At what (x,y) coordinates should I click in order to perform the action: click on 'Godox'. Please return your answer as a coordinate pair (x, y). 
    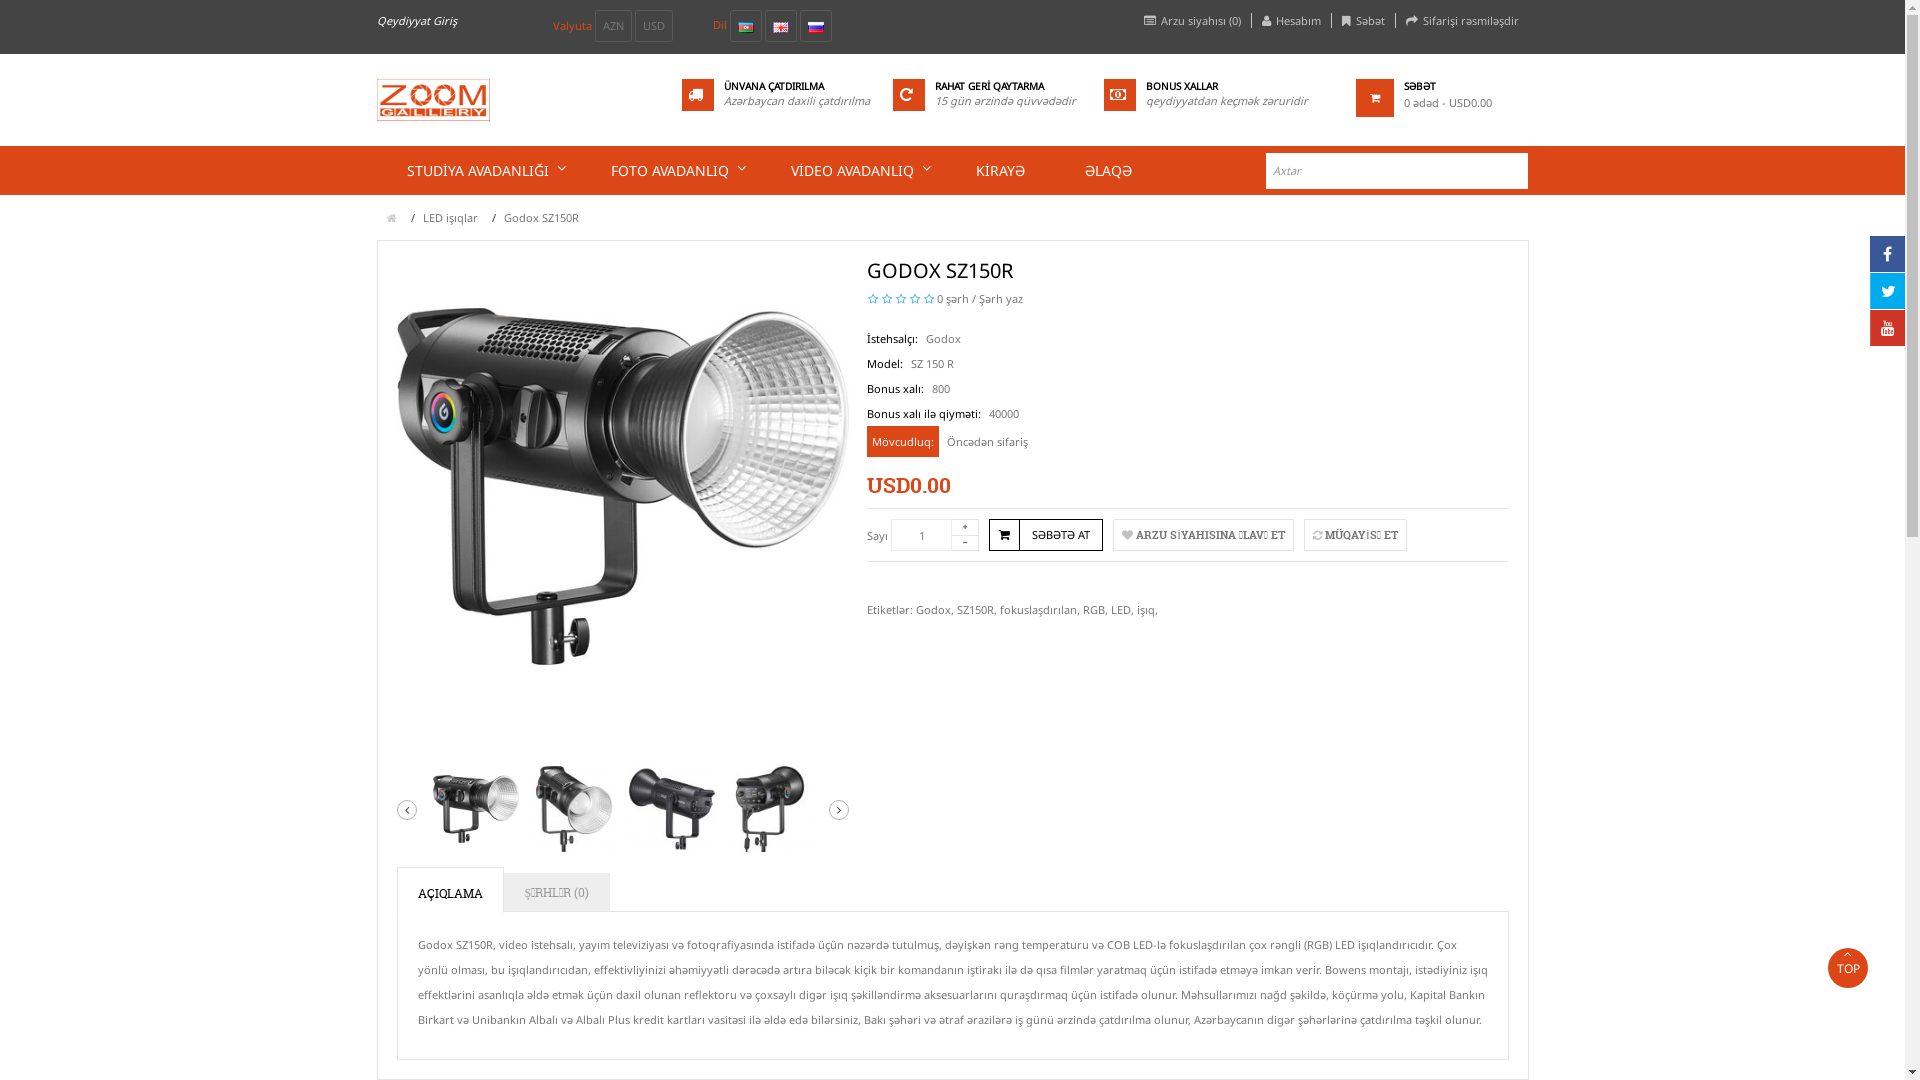
    Looking at the image, I should click on (925, 337).